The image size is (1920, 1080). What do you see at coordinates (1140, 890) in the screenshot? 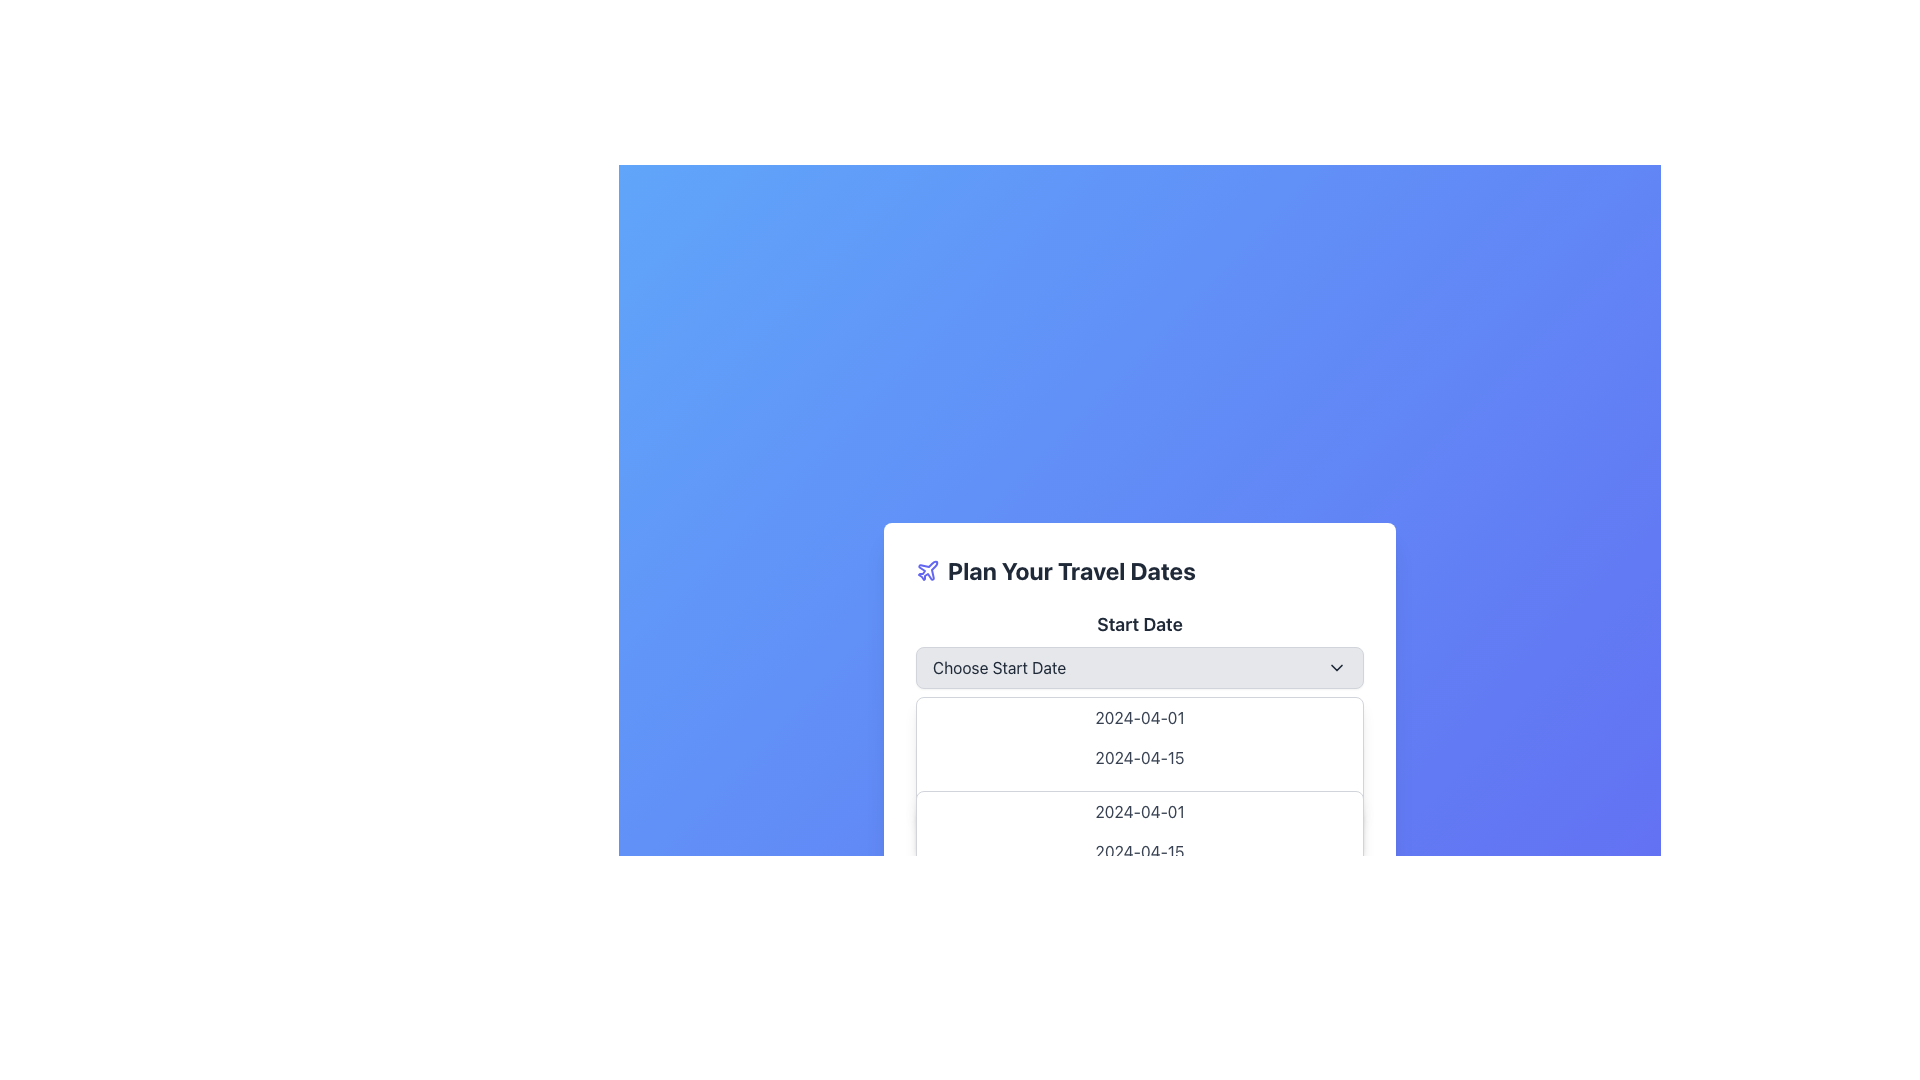
I see `the third date option in the date picker interface` at bounding box center [1140, 890].